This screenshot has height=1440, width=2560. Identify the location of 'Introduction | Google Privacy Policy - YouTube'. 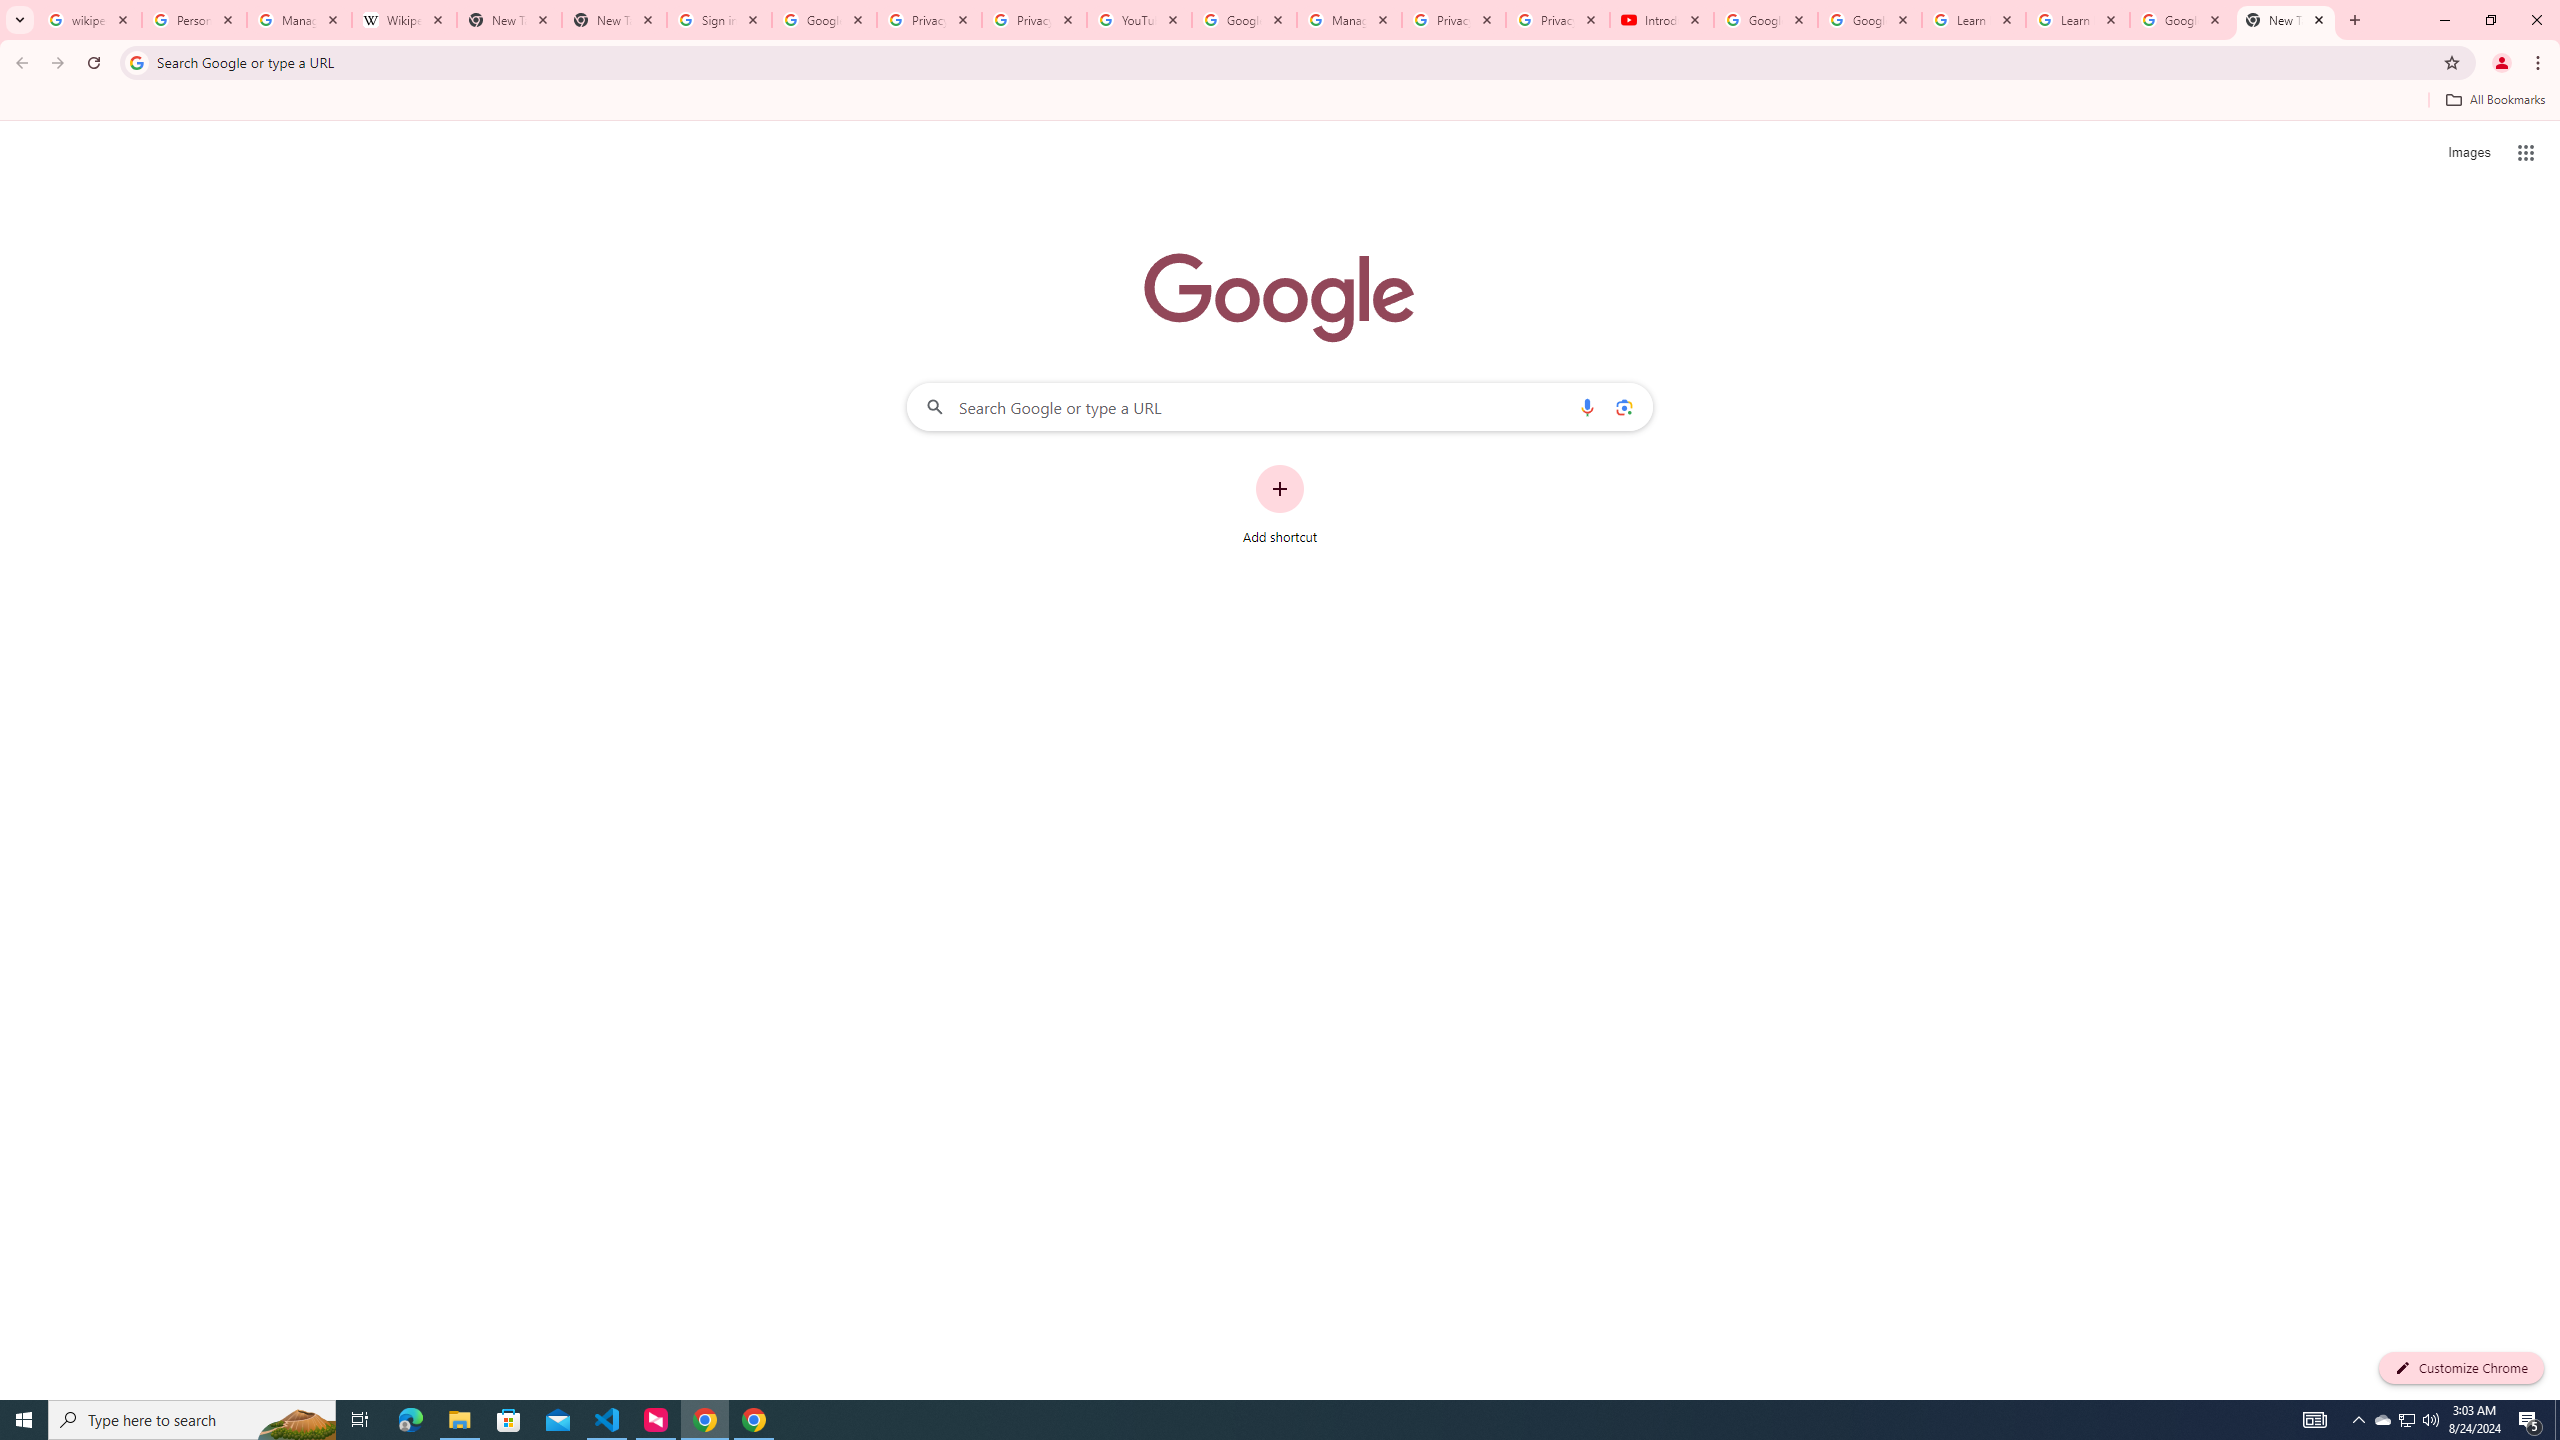
(1660, 19).